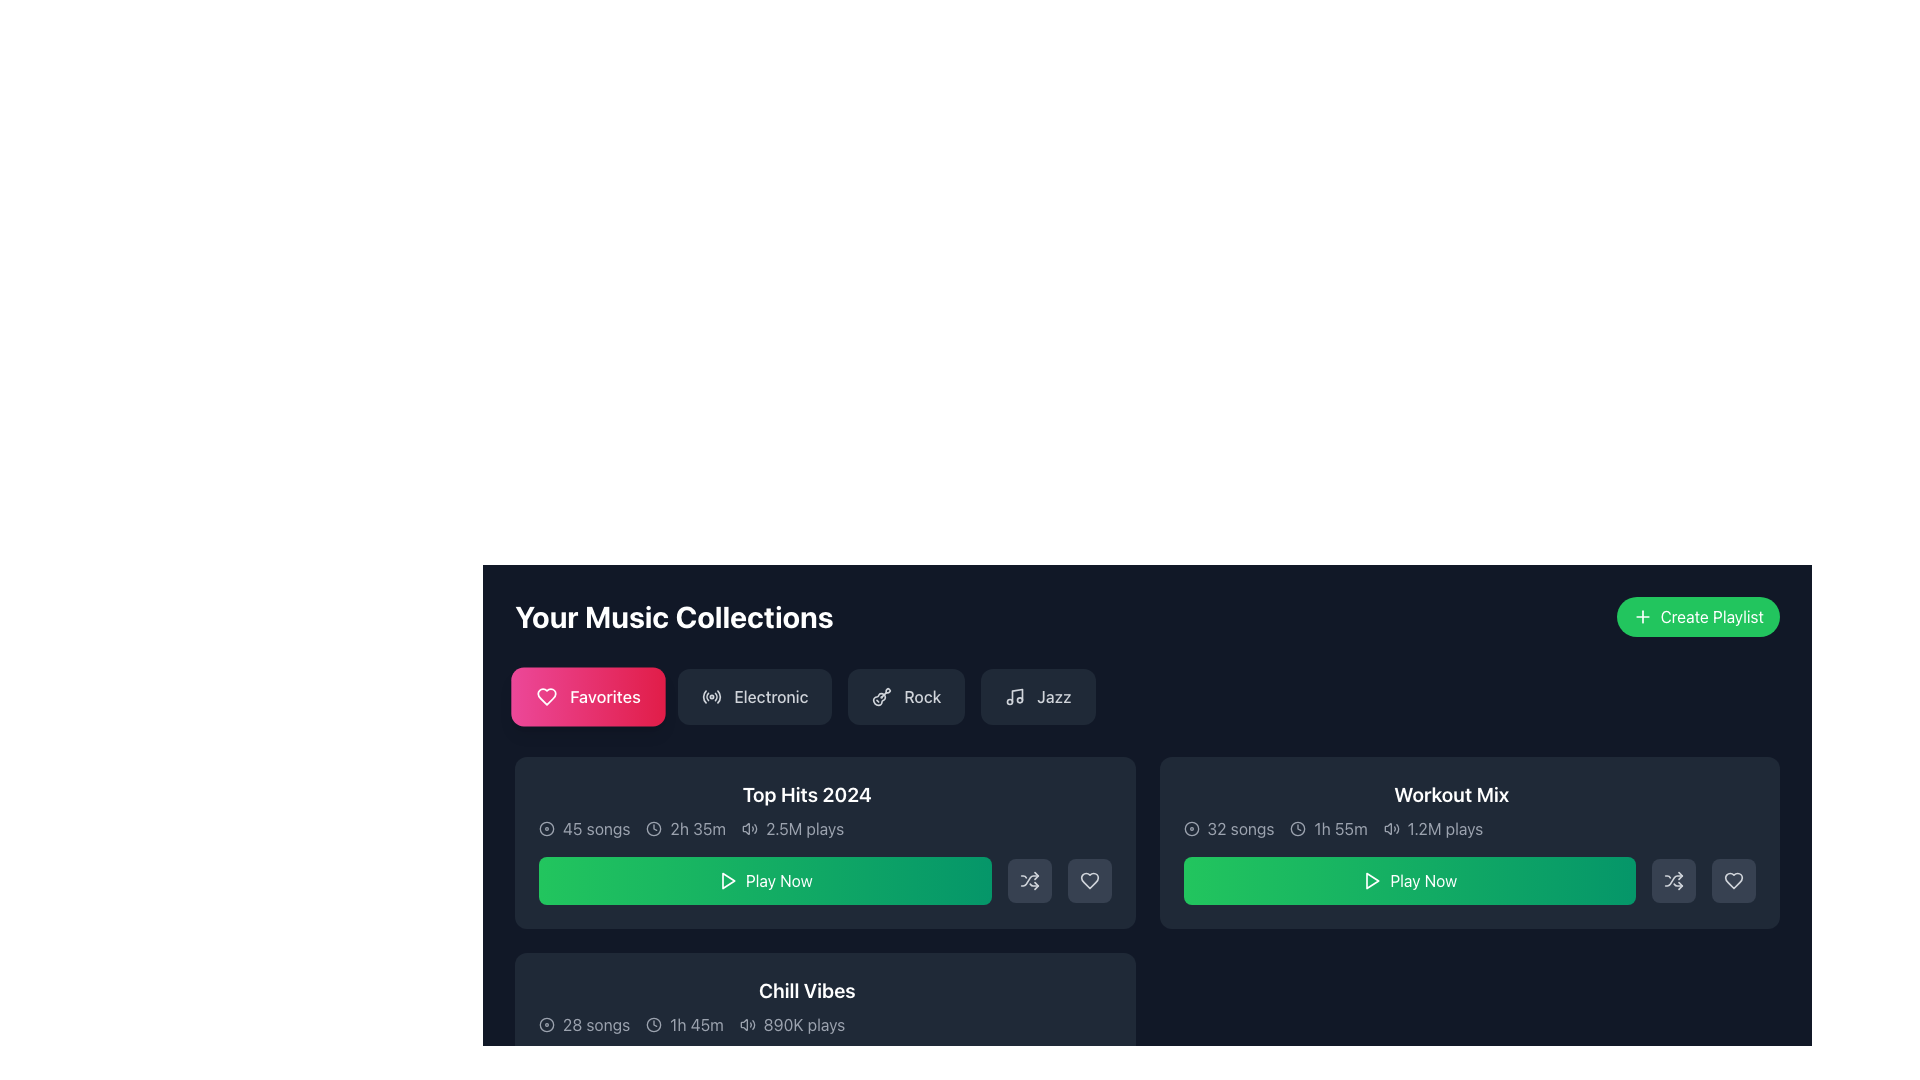 The height and width of the screenshot is (1080, 1920). What do you see at coordinates (1732, 879) in the screenshot?
I see `the heart-shaped icon located in the bottom right corner of the 'Workout Mix' playlist entry` at bounding box center [1732, 879].